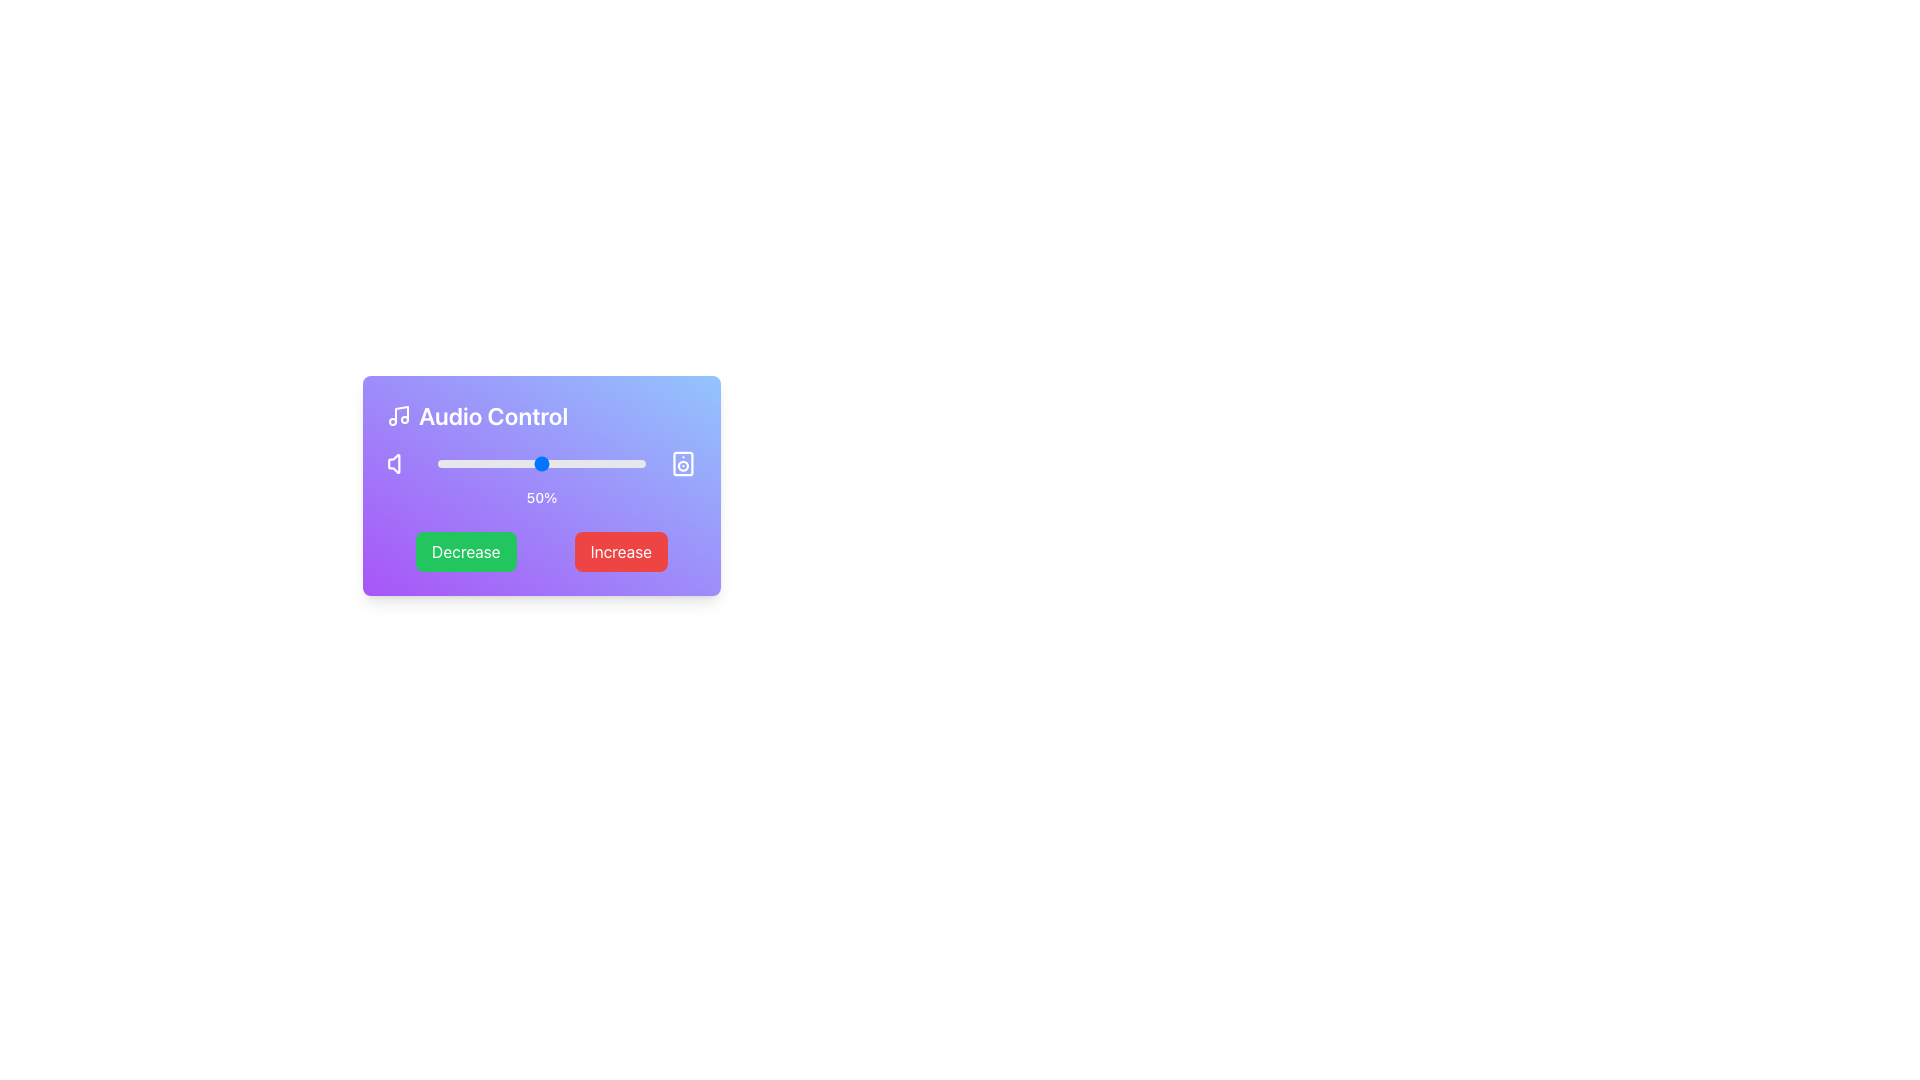 This screenshot has height=1080, width=1920. What do you see at coordinates (550, 463) in the screenshot?
I see `volume` at bounding box center [550, 463].